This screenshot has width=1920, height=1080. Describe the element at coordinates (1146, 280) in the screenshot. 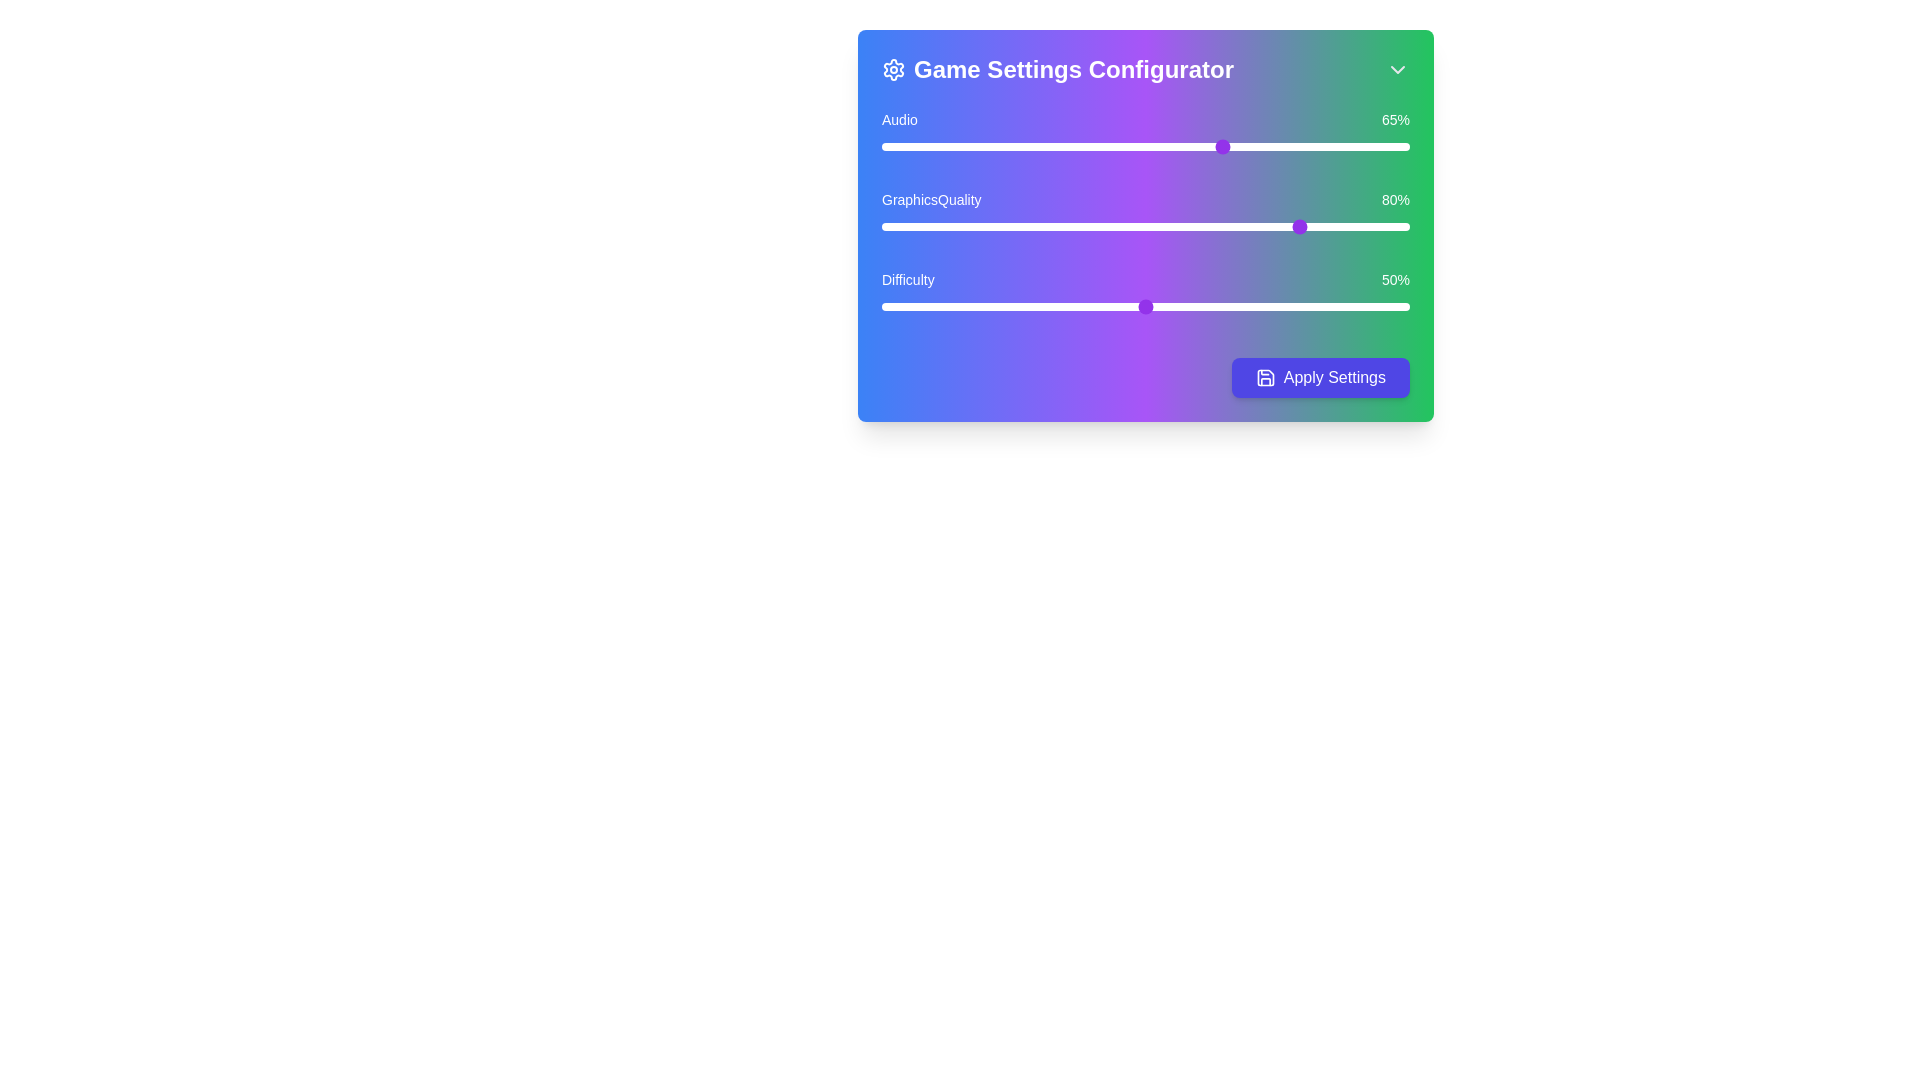

I see `the percentage displayed on the Informational Label, which shows '50%' on a blue-to-green gradient background` at that location.